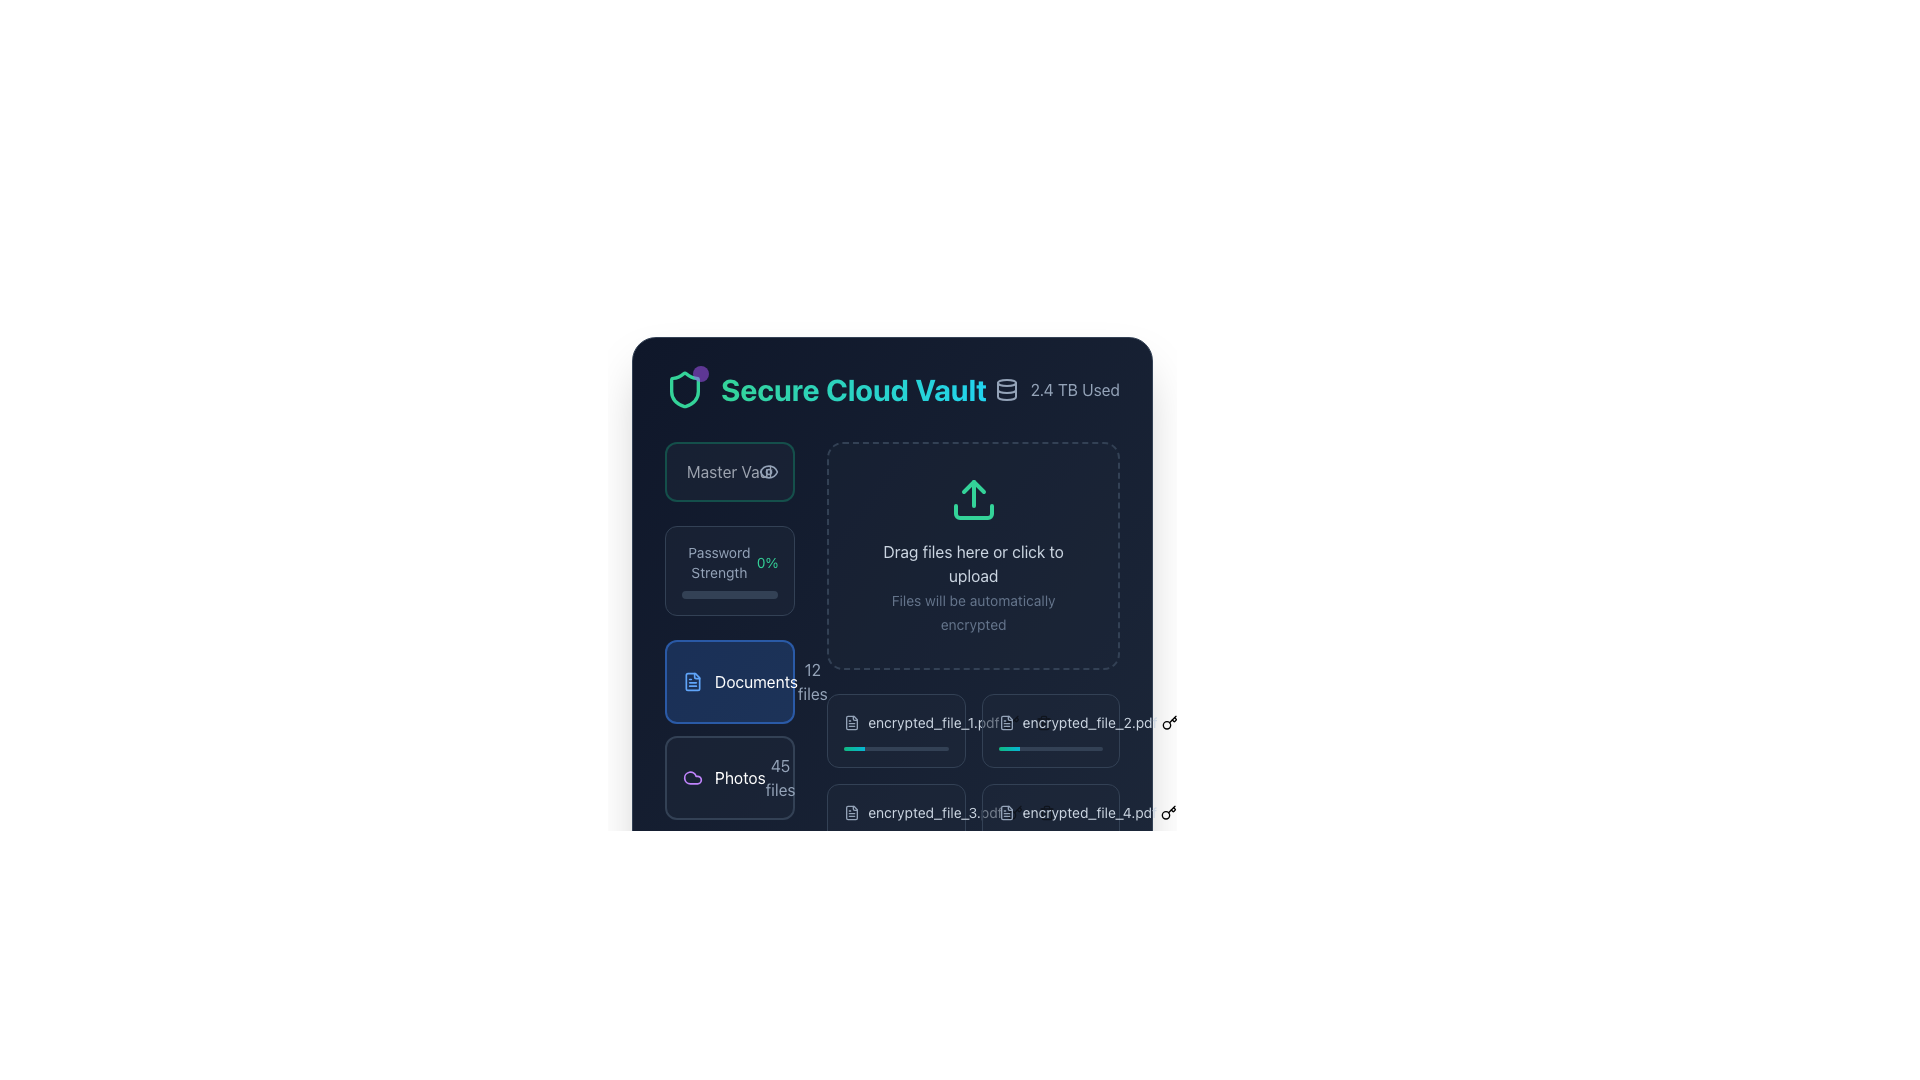  What do you see at coordinates (1011, 722) in the screenshot?
I see `the key icon button located to the right of the first file in the 'Documents' section of the interface` at bounding box center [1011, 722].